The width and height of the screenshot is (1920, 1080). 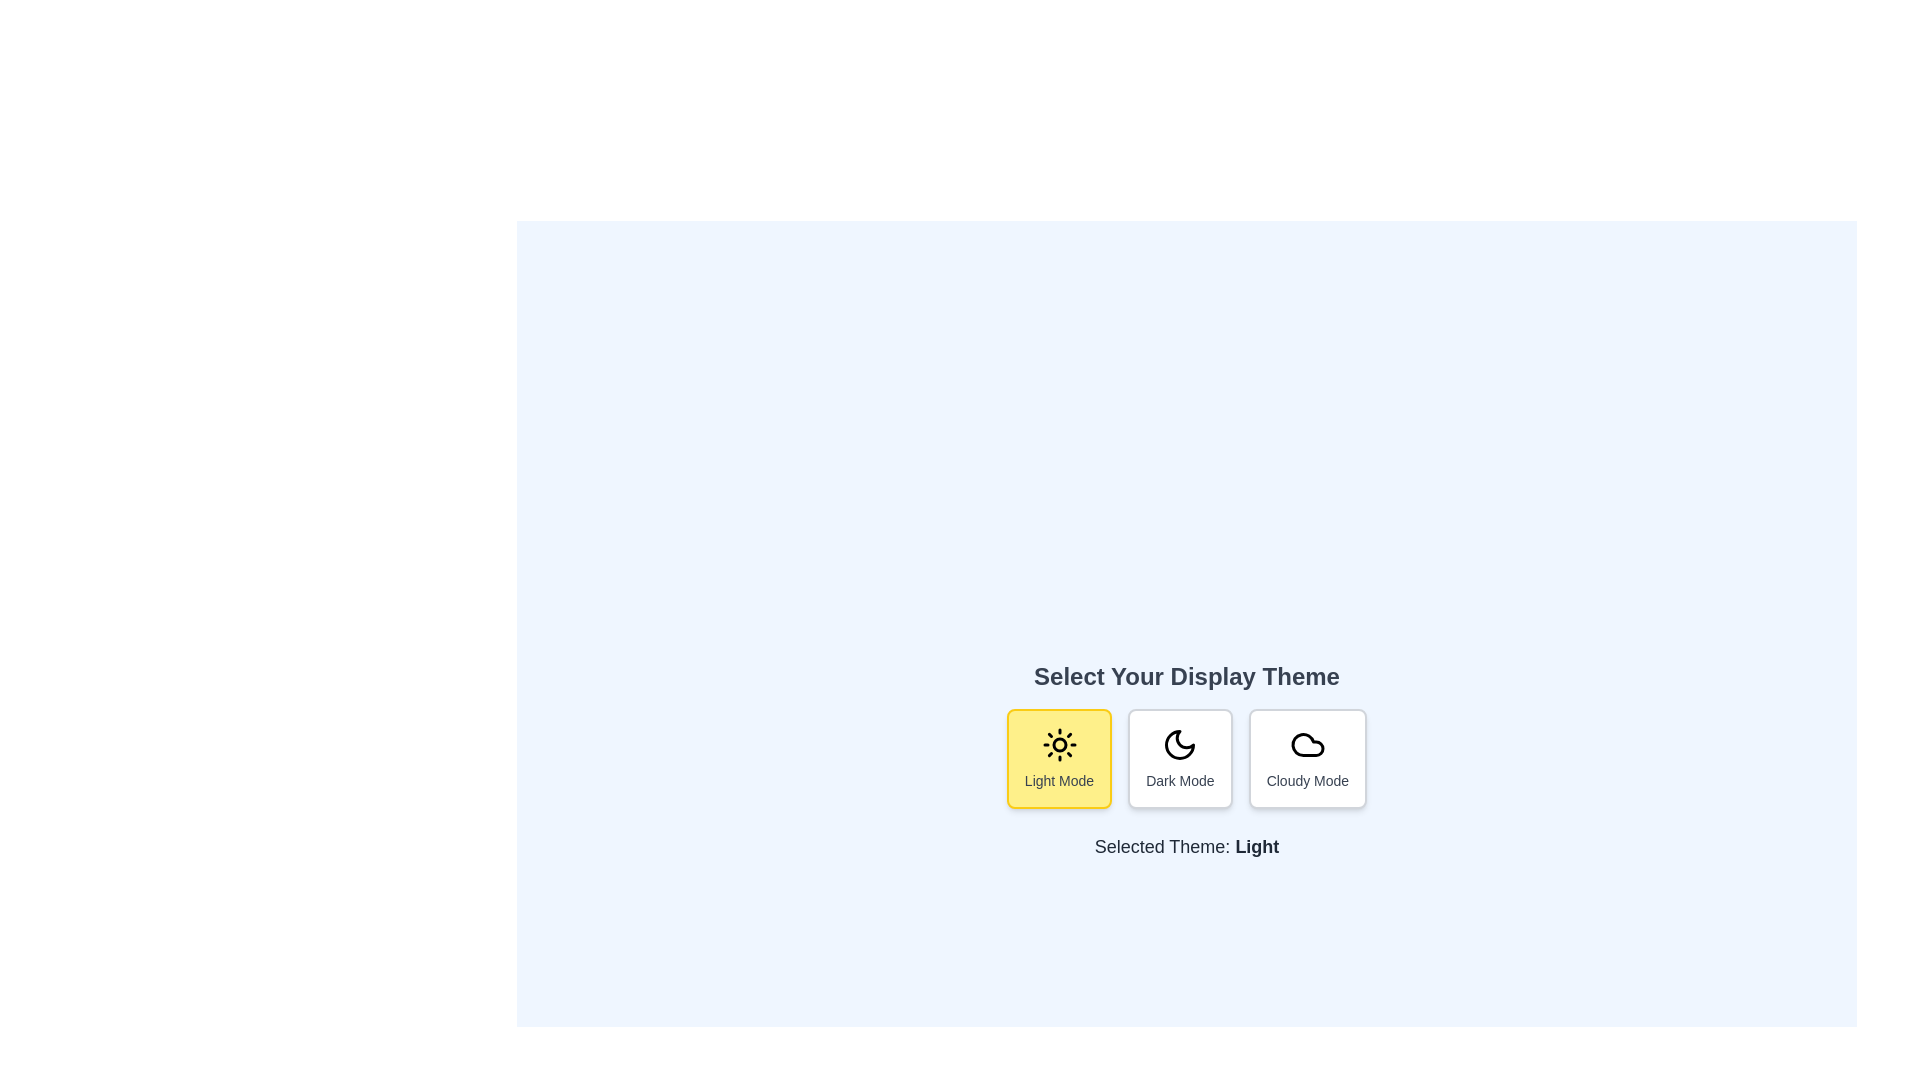 I want to click on the Light Mode button to see its hover effect, so click(x=1058, y=759).